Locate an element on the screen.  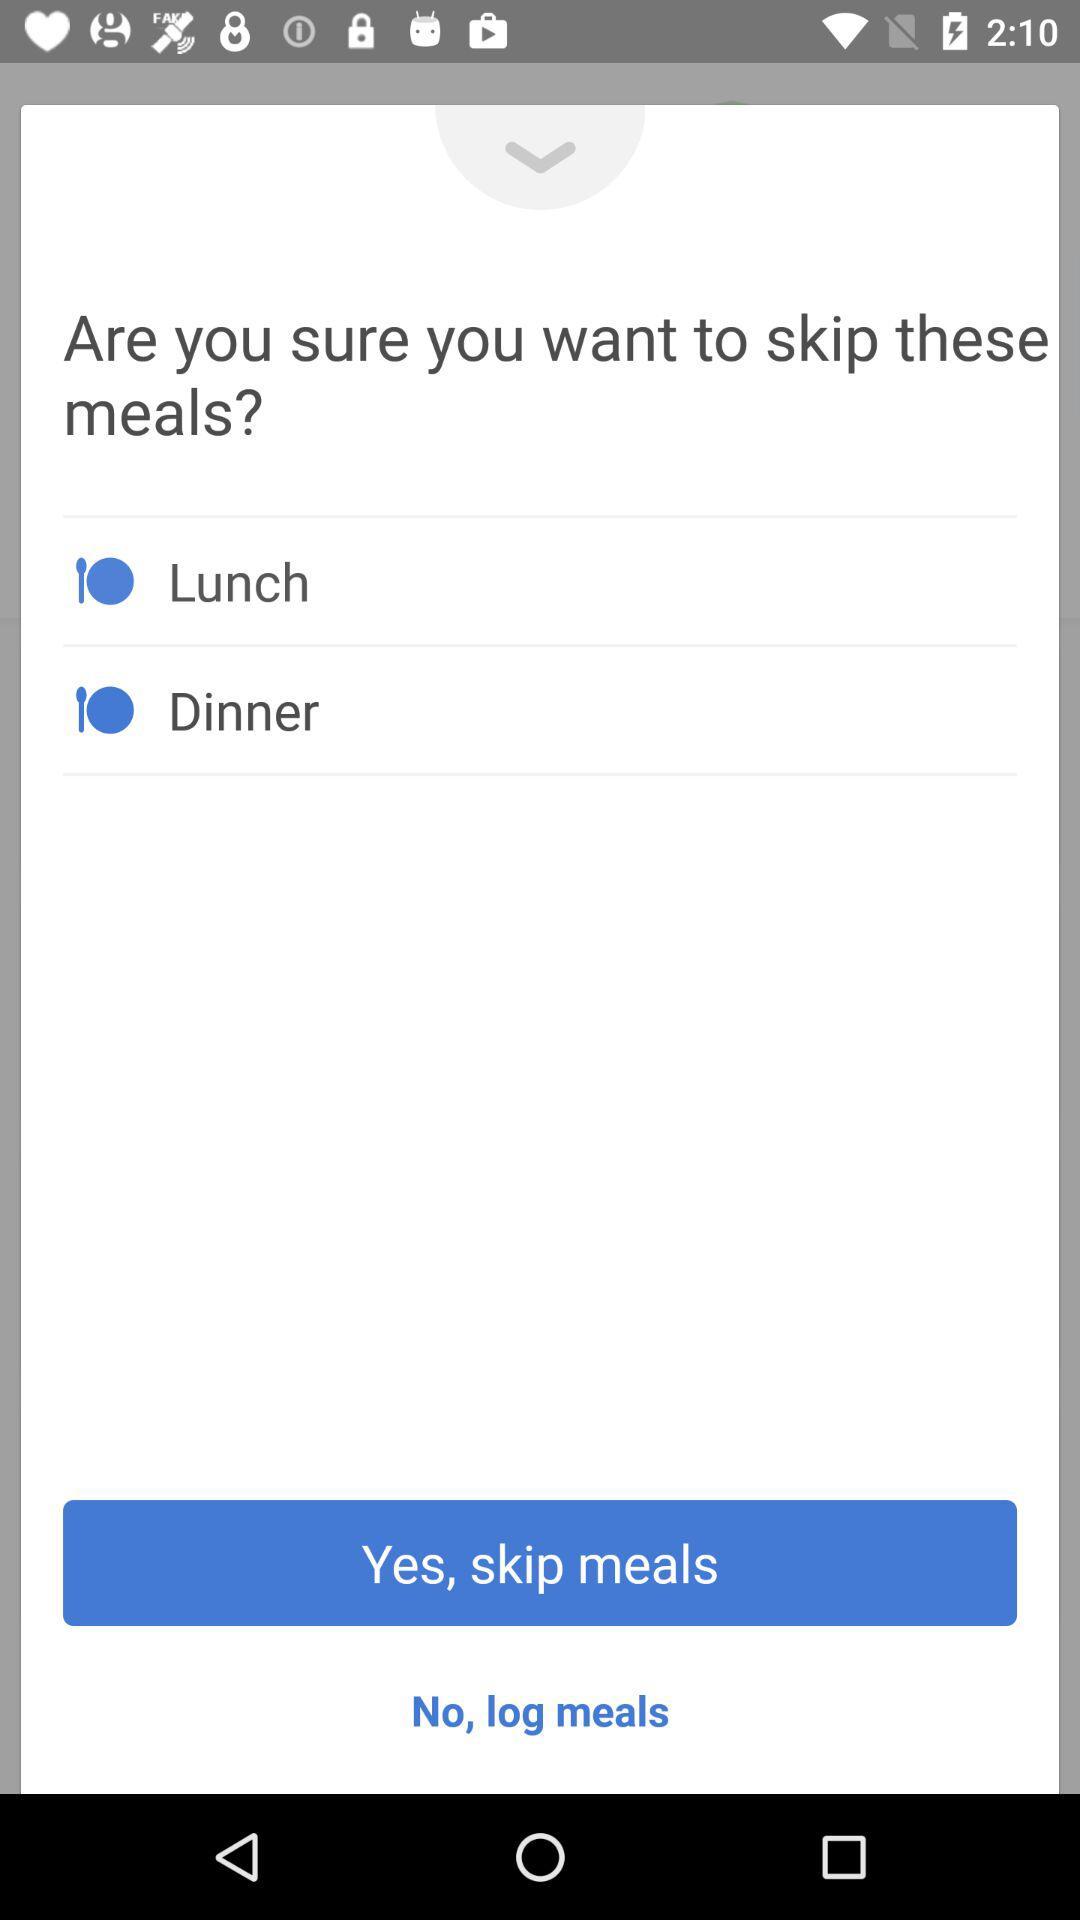
the dinner item is located at coordinates (591, 709).